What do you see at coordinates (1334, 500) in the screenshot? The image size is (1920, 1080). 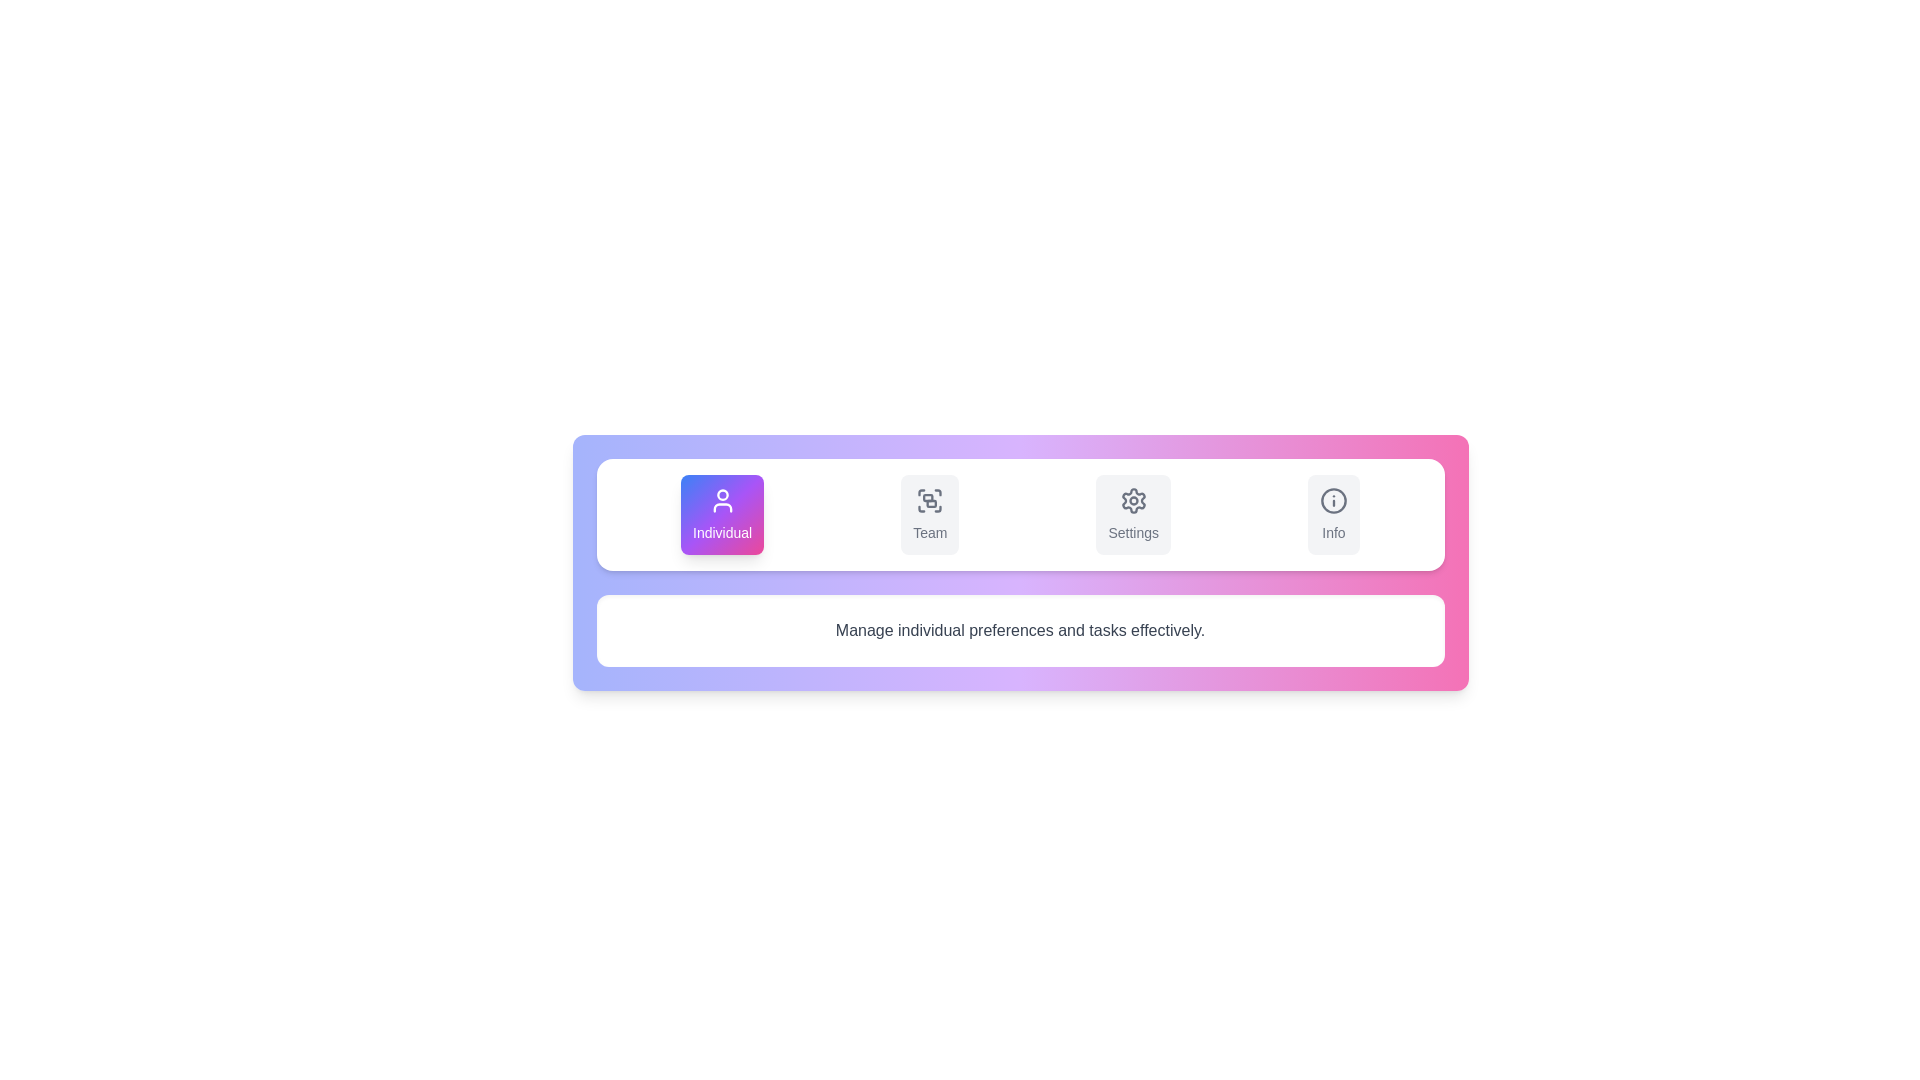 I see `the circular SVG shape that is part of the 'Info' button located at the far-right of the top bar of buttons` at bounding box center [1334, 500].